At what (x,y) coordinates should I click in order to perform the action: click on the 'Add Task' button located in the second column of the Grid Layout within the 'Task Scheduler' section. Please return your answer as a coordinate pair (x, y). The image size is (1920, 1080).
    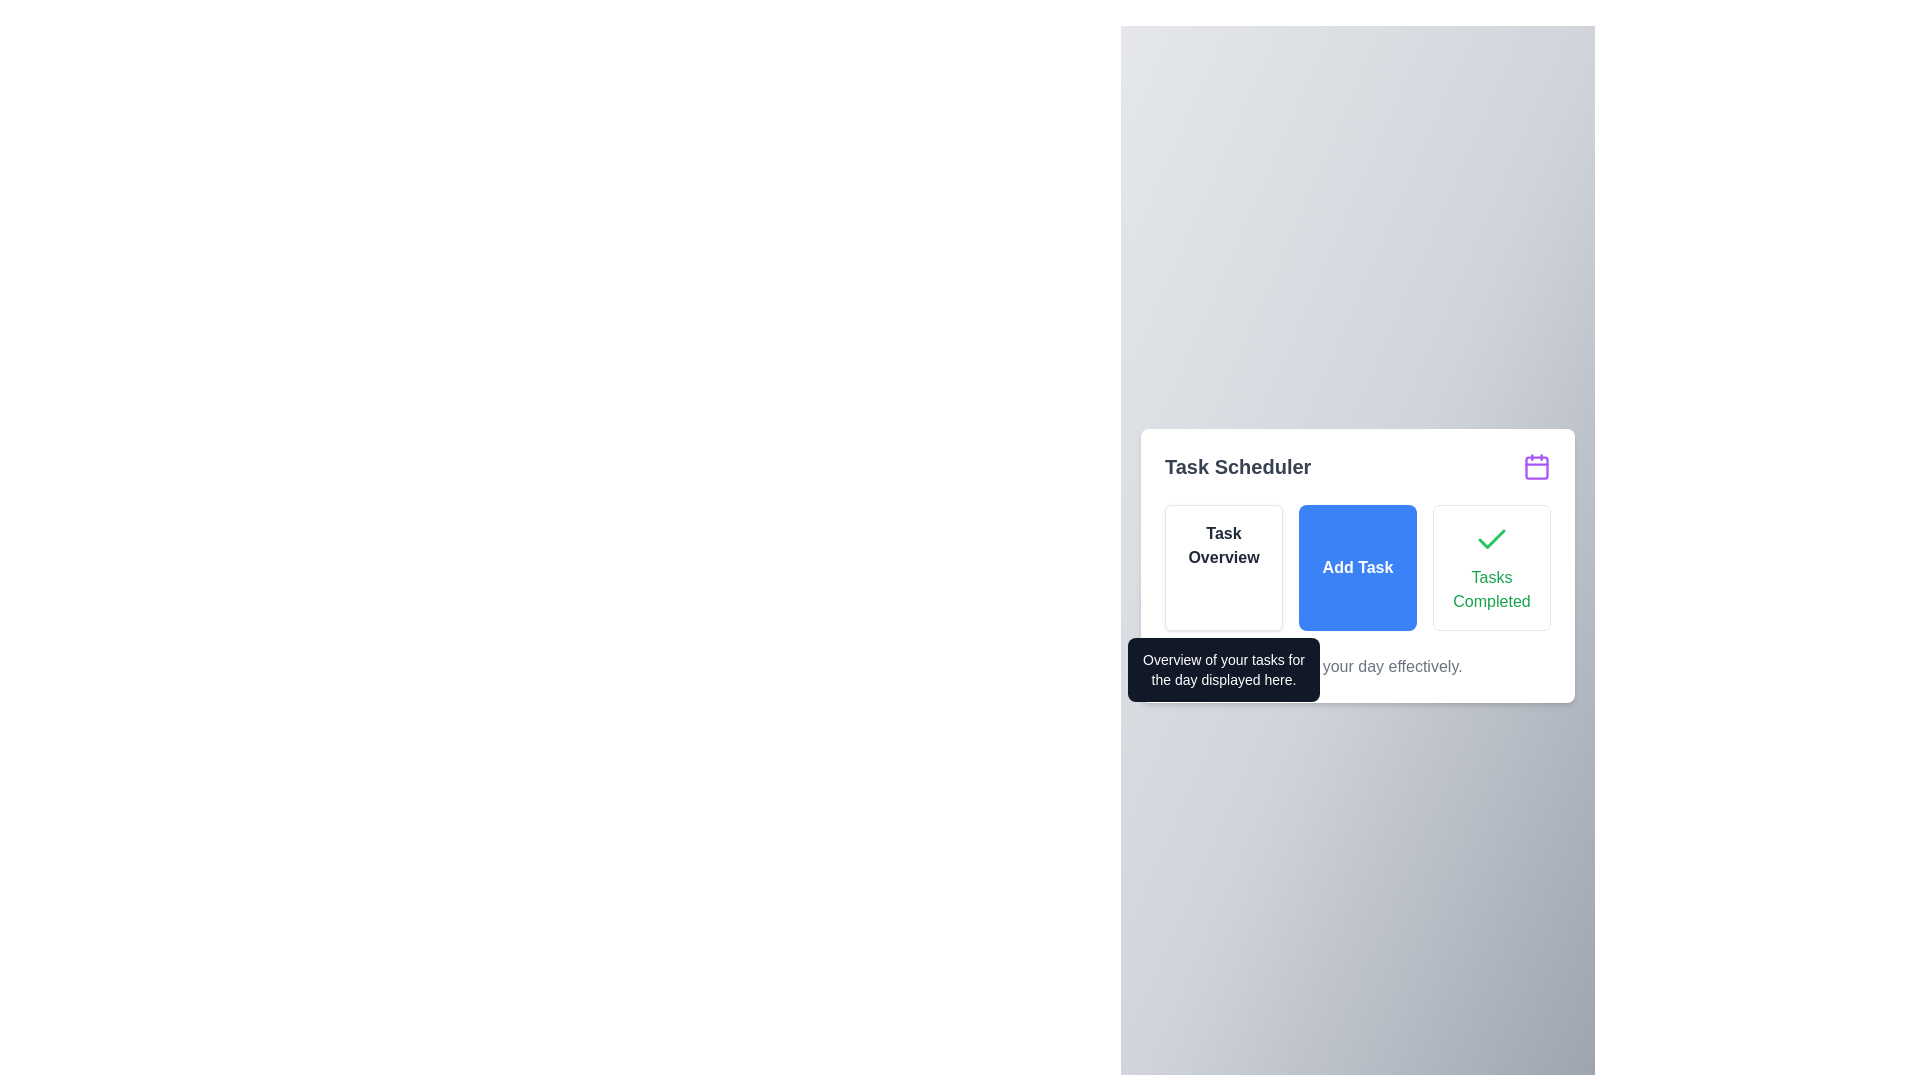
    Looking at the image, I should click on (1358, 567).